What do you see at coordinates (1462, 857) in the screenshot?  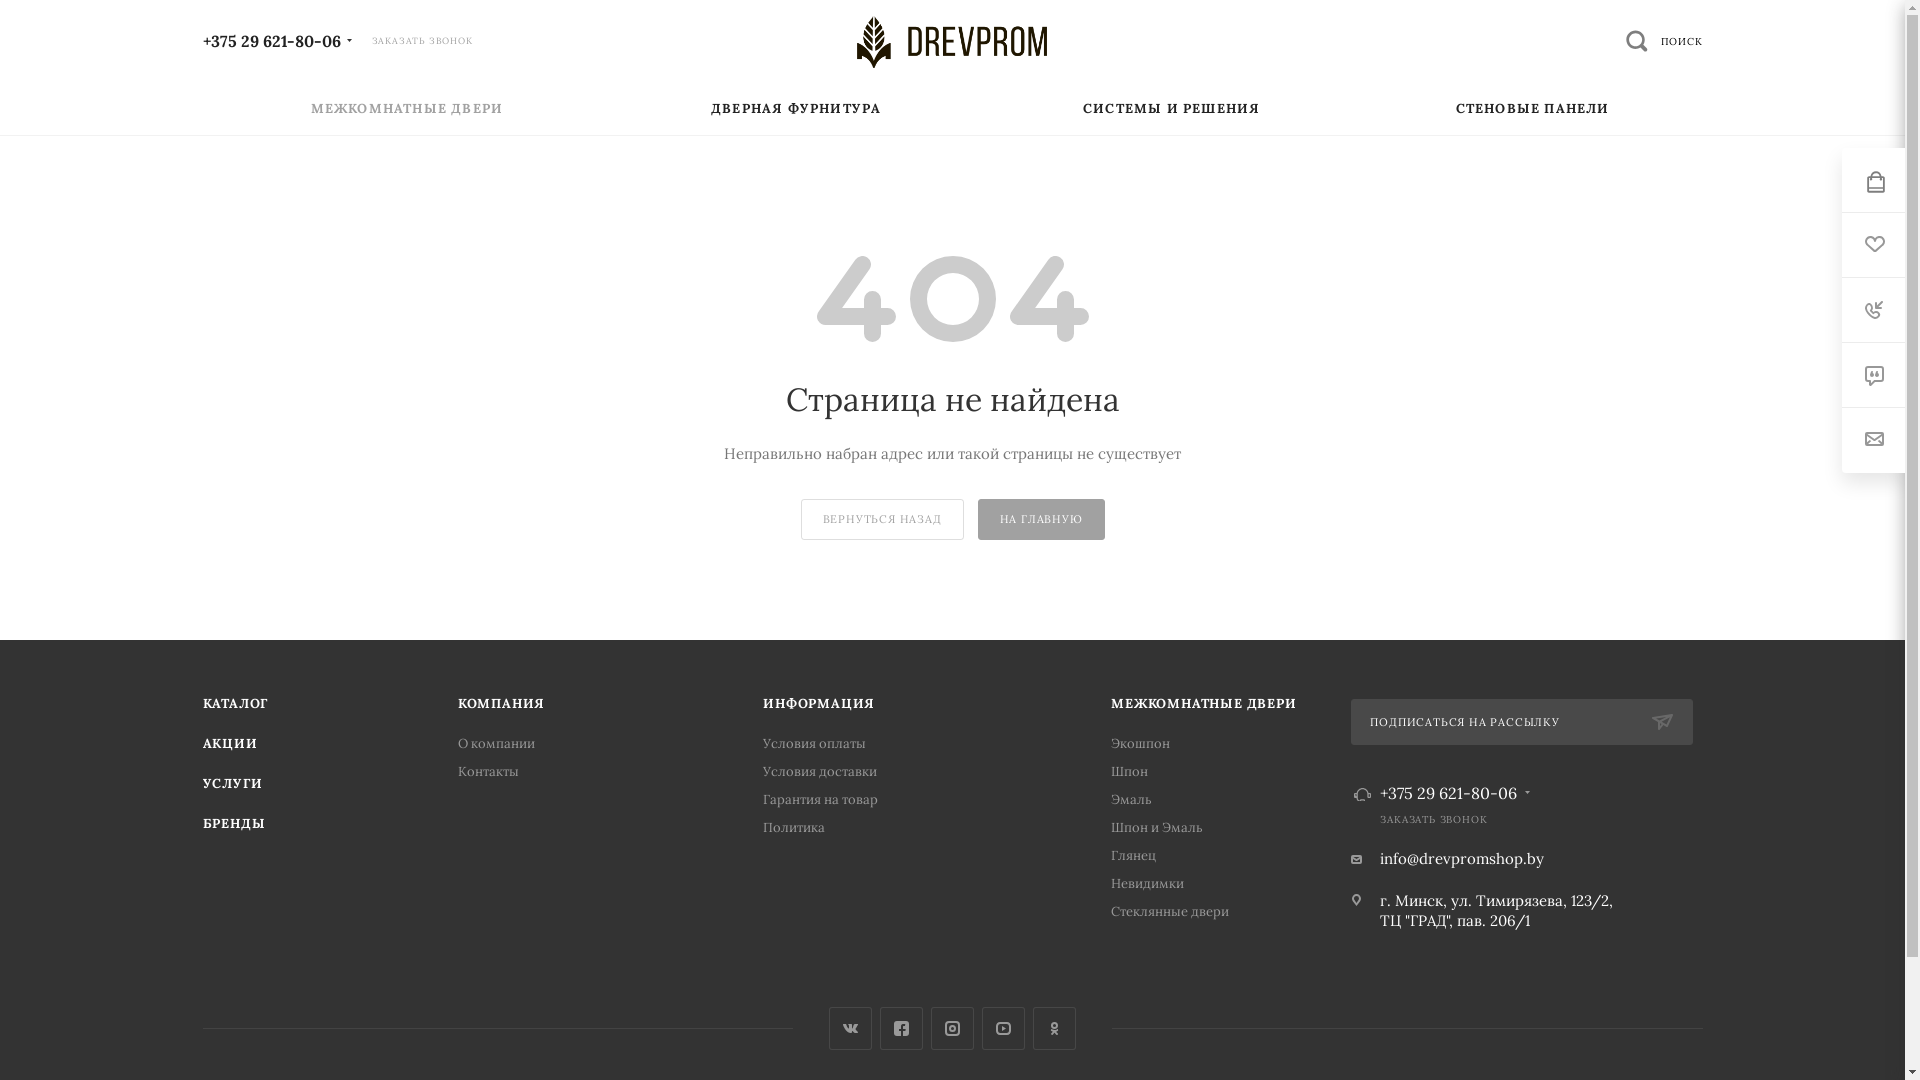 I see `'info@drevpromshop.by'` at bounding box center [1462, 857].